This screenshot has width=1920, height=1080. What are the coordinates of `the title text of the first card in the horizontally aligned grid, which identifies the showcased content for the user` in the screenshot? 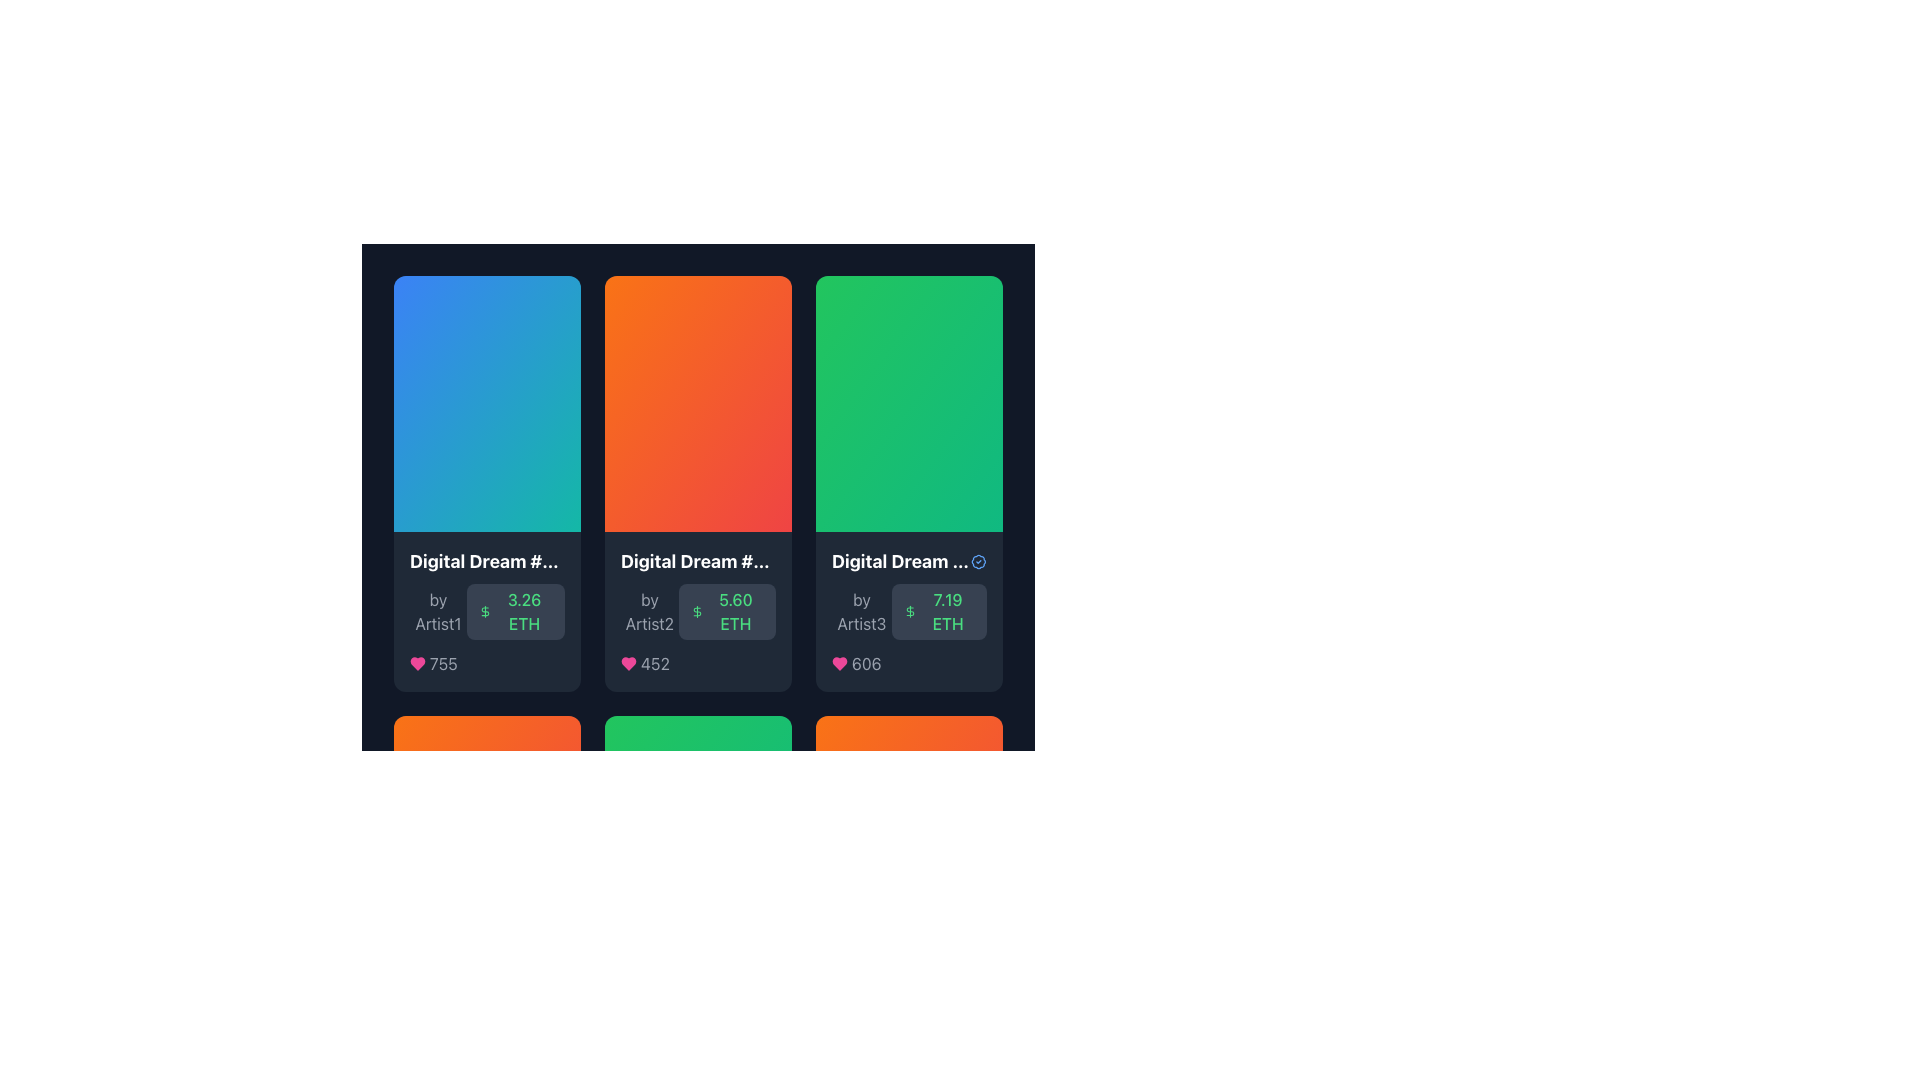 It's located at (487, 562).